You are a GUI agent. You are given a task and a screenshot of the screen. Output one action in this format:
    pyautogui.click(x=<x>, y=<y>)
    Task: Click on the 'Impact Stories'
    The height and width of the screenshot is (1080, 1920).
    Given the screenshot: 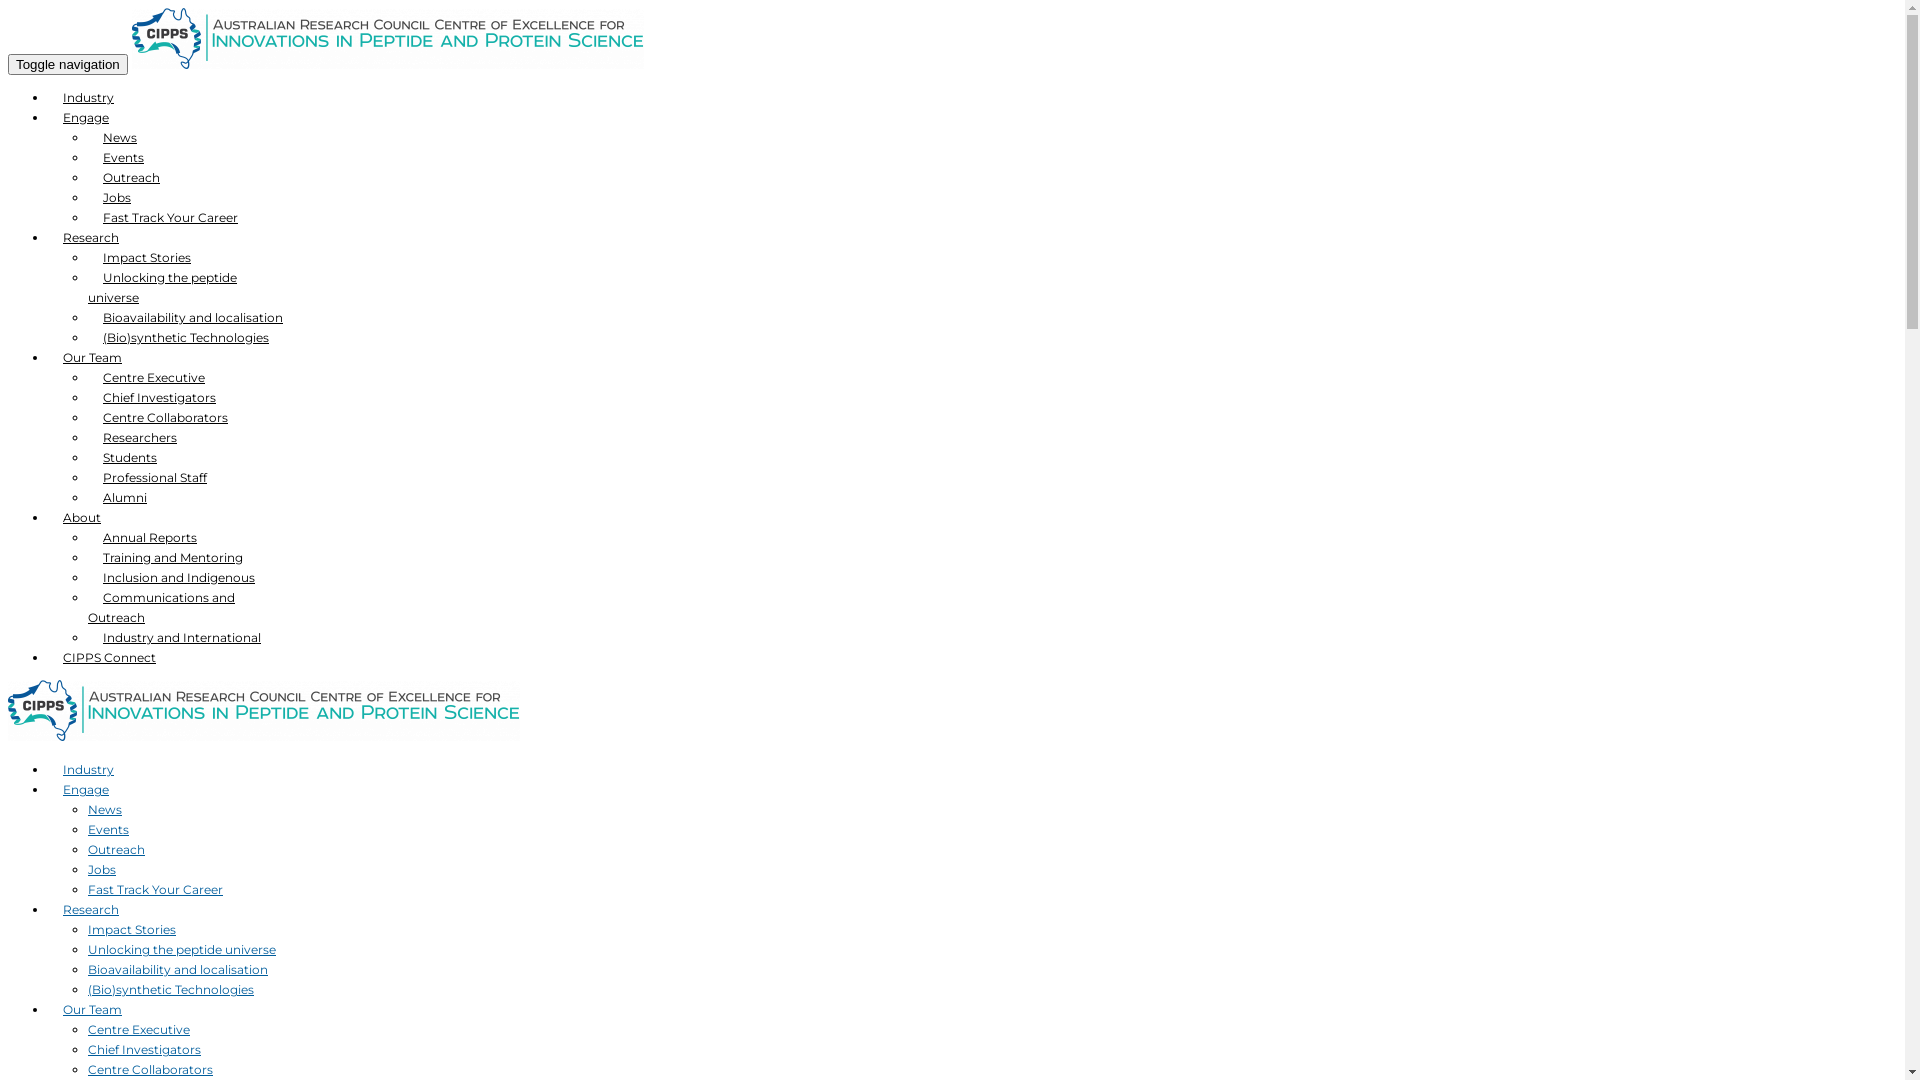 What is the action you would take?
    pyautogui.click(x=130, y=929)
    